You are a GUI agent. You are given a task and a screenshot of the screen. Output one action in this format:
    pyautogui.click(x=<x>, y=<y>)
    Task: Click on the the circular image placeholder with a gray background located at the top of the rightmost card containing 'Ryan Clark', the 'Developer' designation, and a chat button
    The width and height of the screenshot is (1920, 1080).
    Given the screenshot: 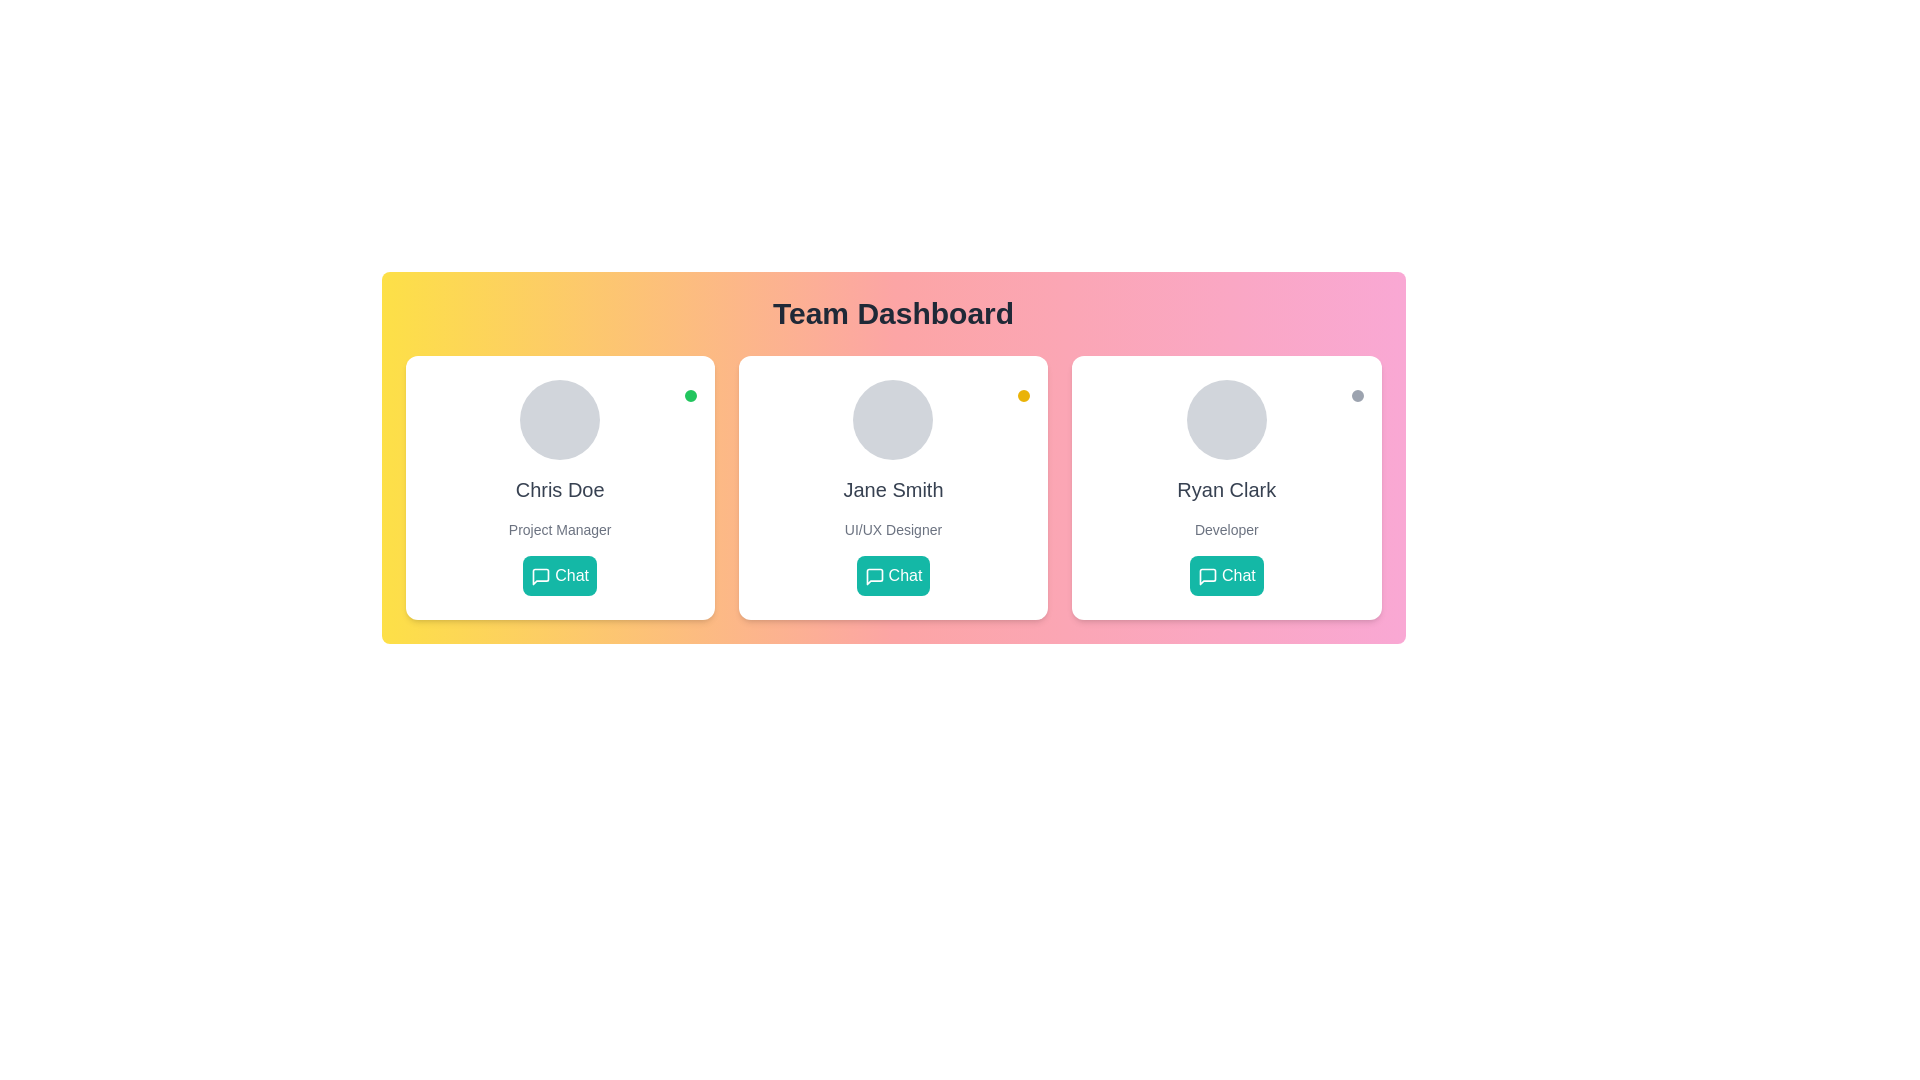 What is the action you would take?
    pyautogui.click(x=1225, y=419)
    